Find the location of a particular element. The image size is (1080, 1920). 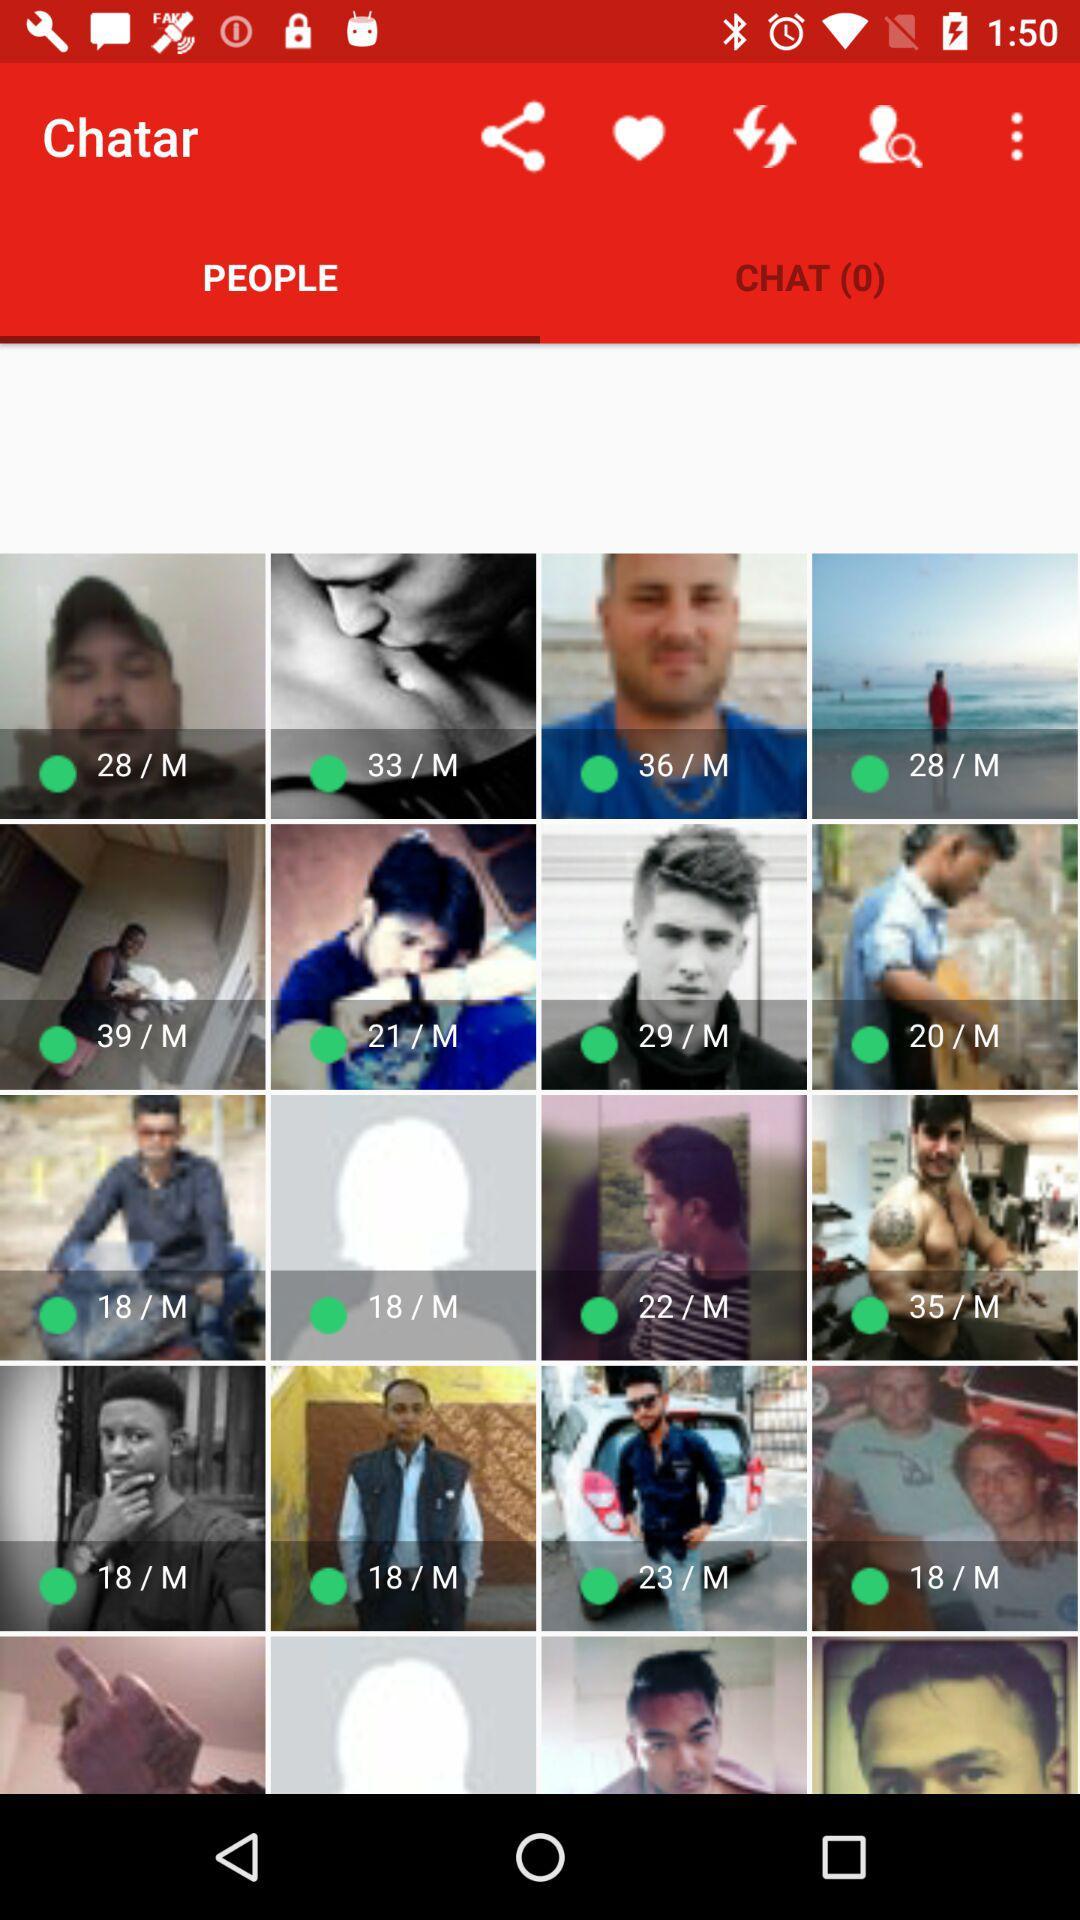

chat (0) item is located at coordinates (810, 275).